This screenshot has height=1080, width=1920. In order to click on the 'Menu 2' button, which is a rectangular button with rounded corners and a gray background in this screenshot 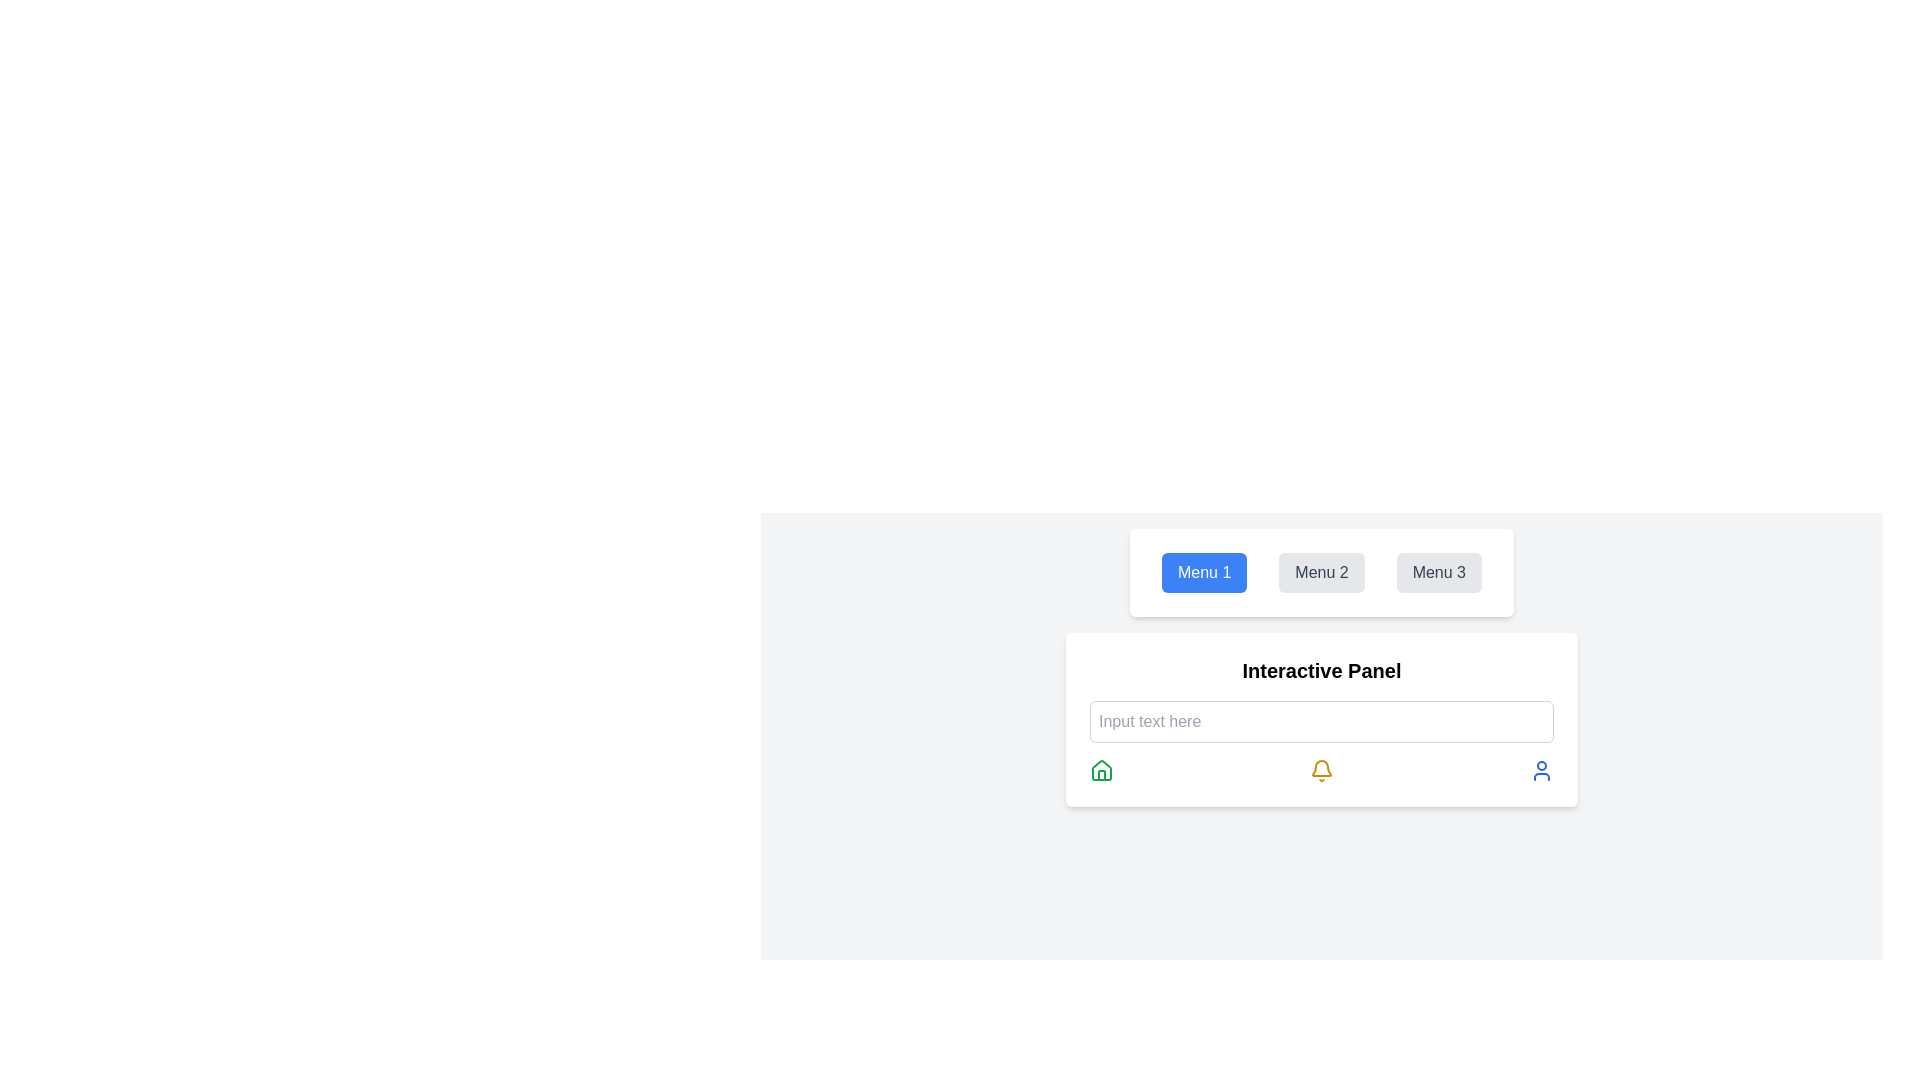, I will do `click(1321, 573)`.